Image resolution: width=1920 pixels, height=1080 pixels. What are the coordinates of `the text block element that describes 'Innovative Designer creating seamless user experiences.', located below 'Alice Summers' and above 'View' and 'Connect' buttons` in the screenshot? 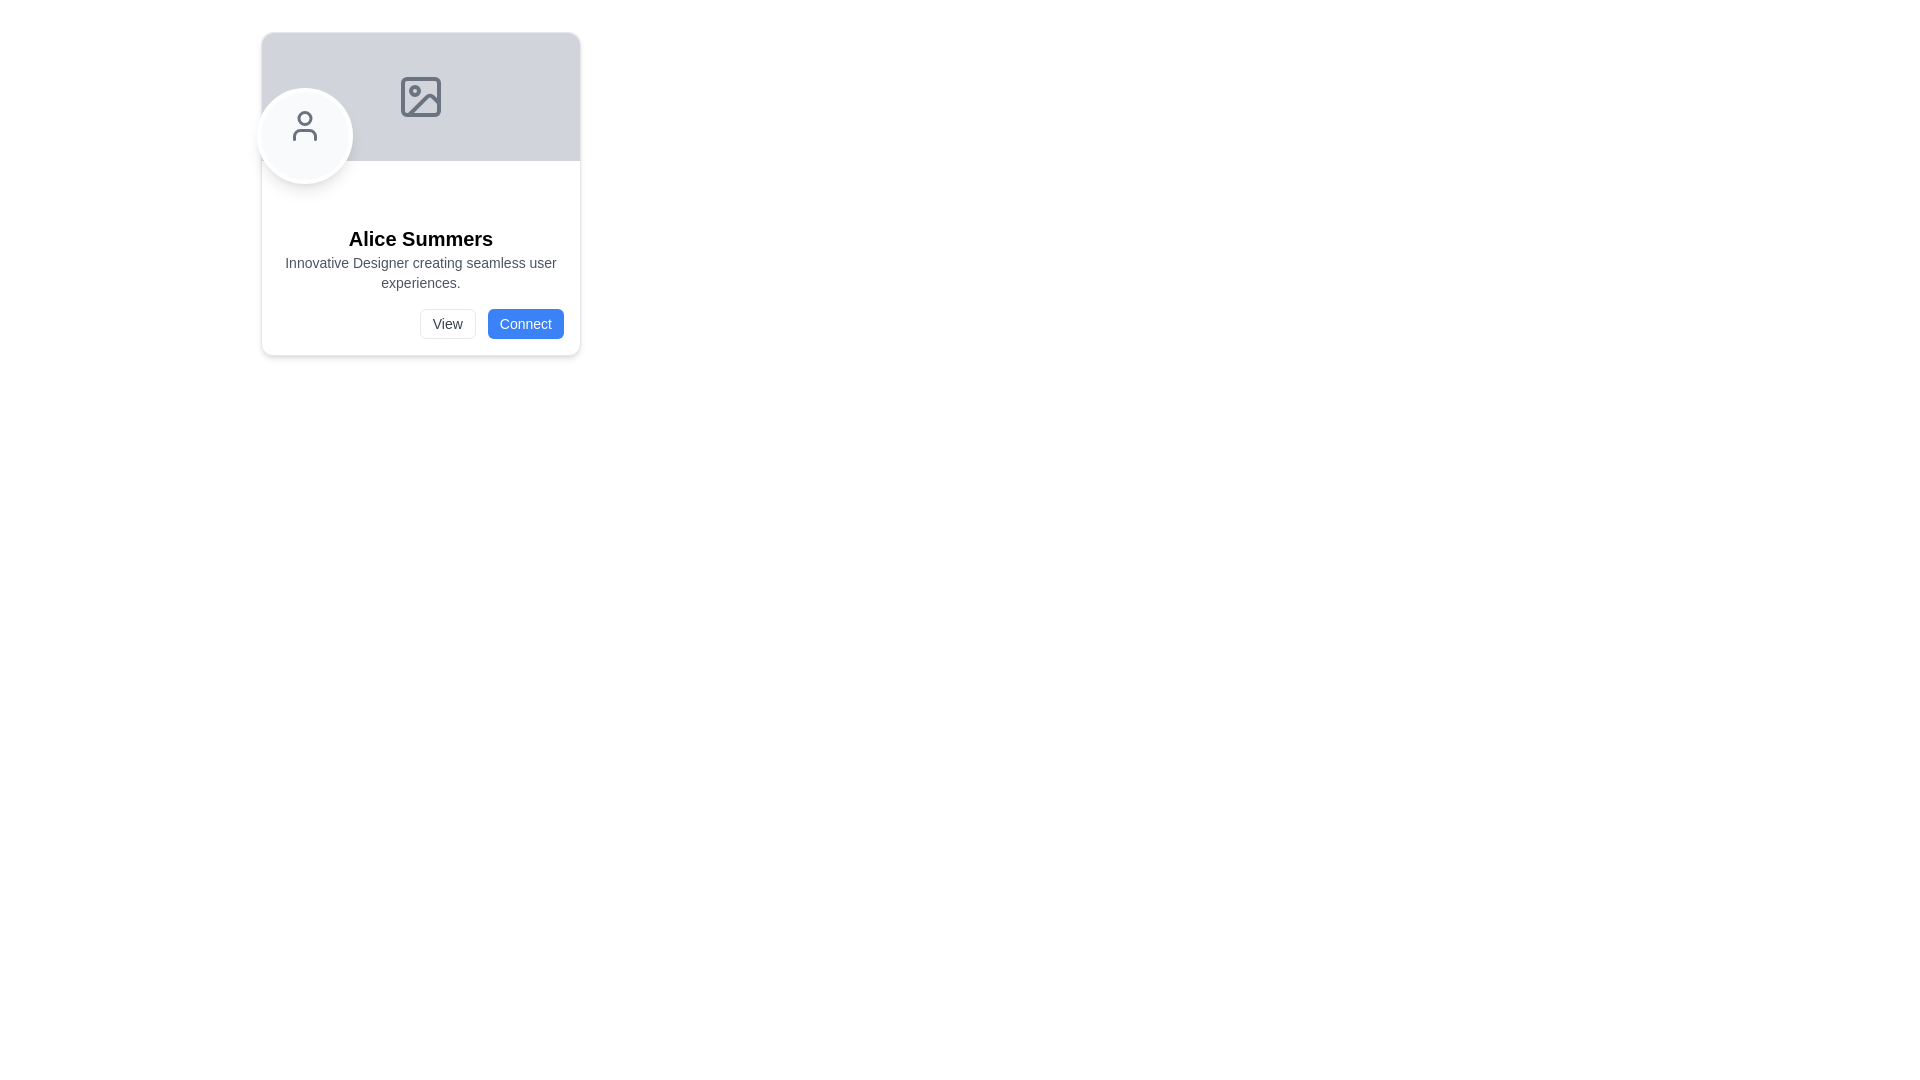 It's located at (420, 273).